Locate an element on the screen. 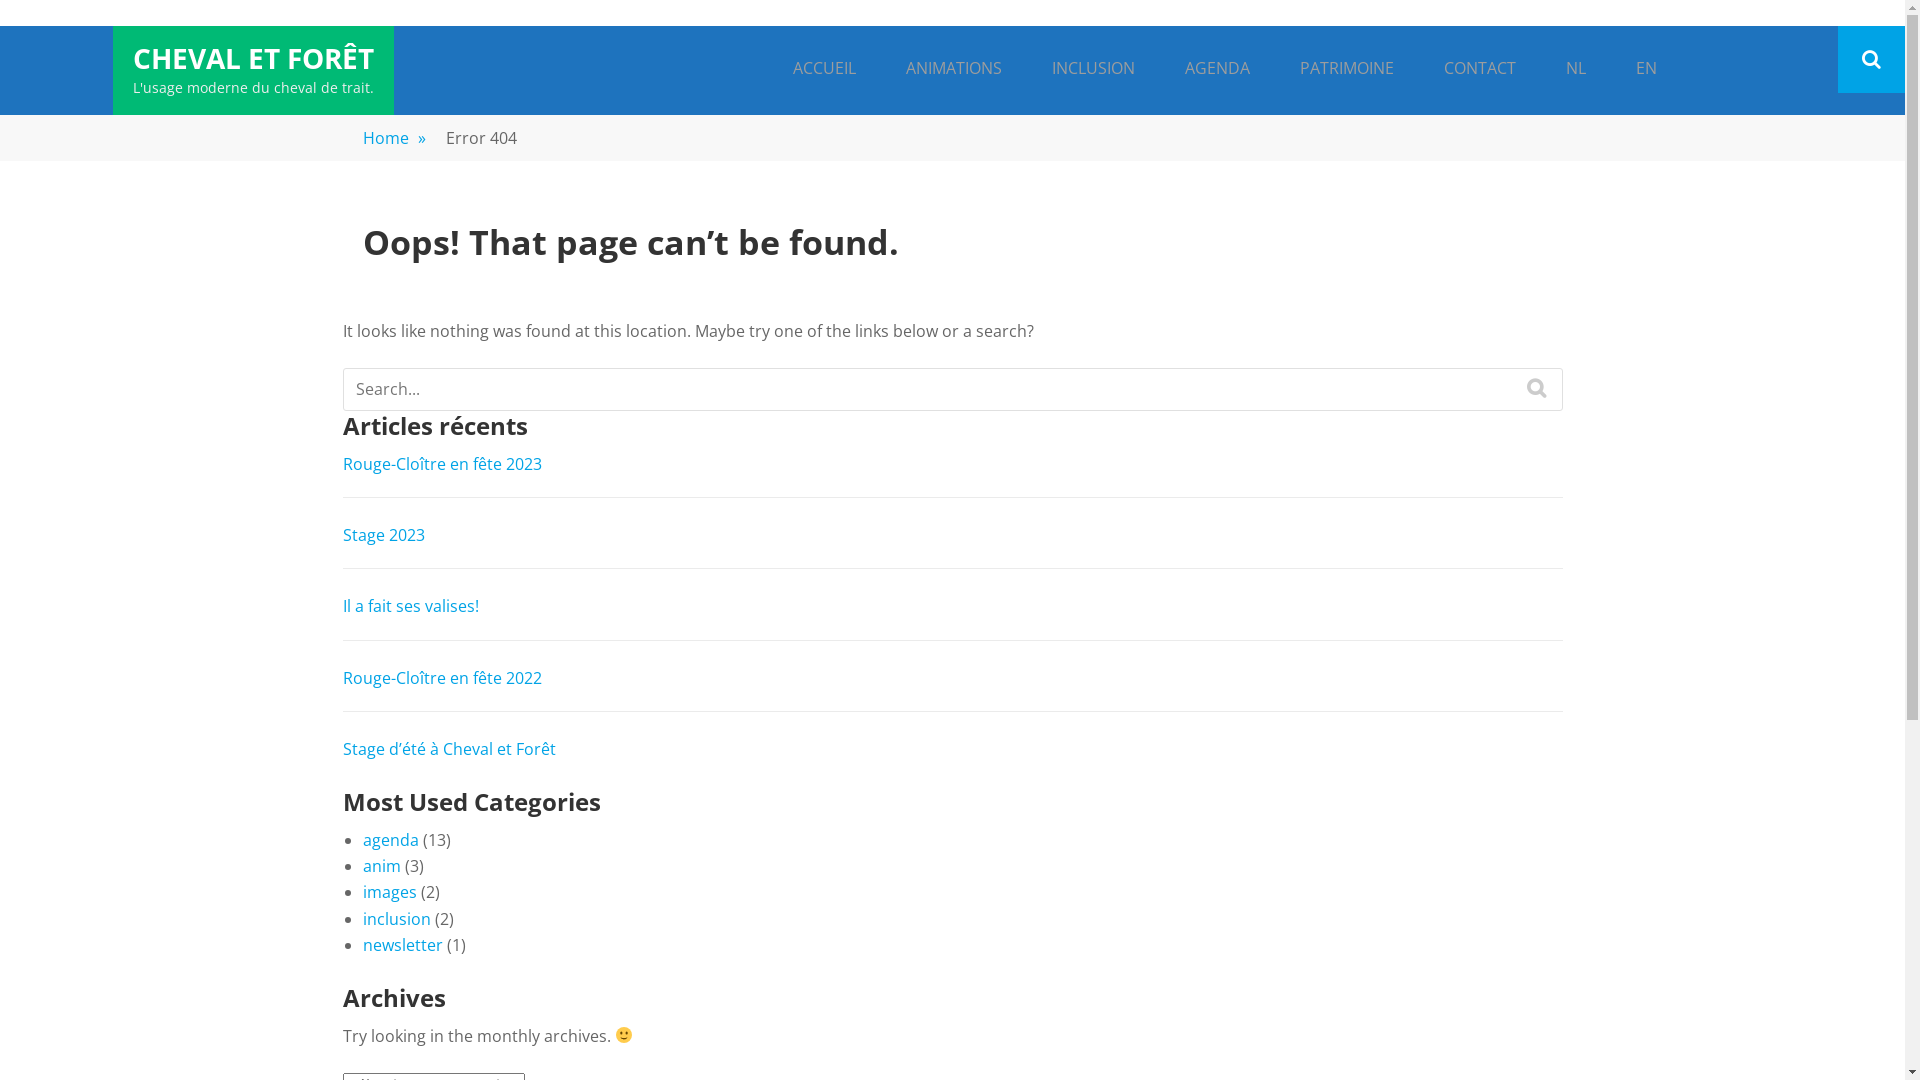 The width and height of the screenshot is (1920, 1080). 'NL' is located at coordinates (1549, 68).